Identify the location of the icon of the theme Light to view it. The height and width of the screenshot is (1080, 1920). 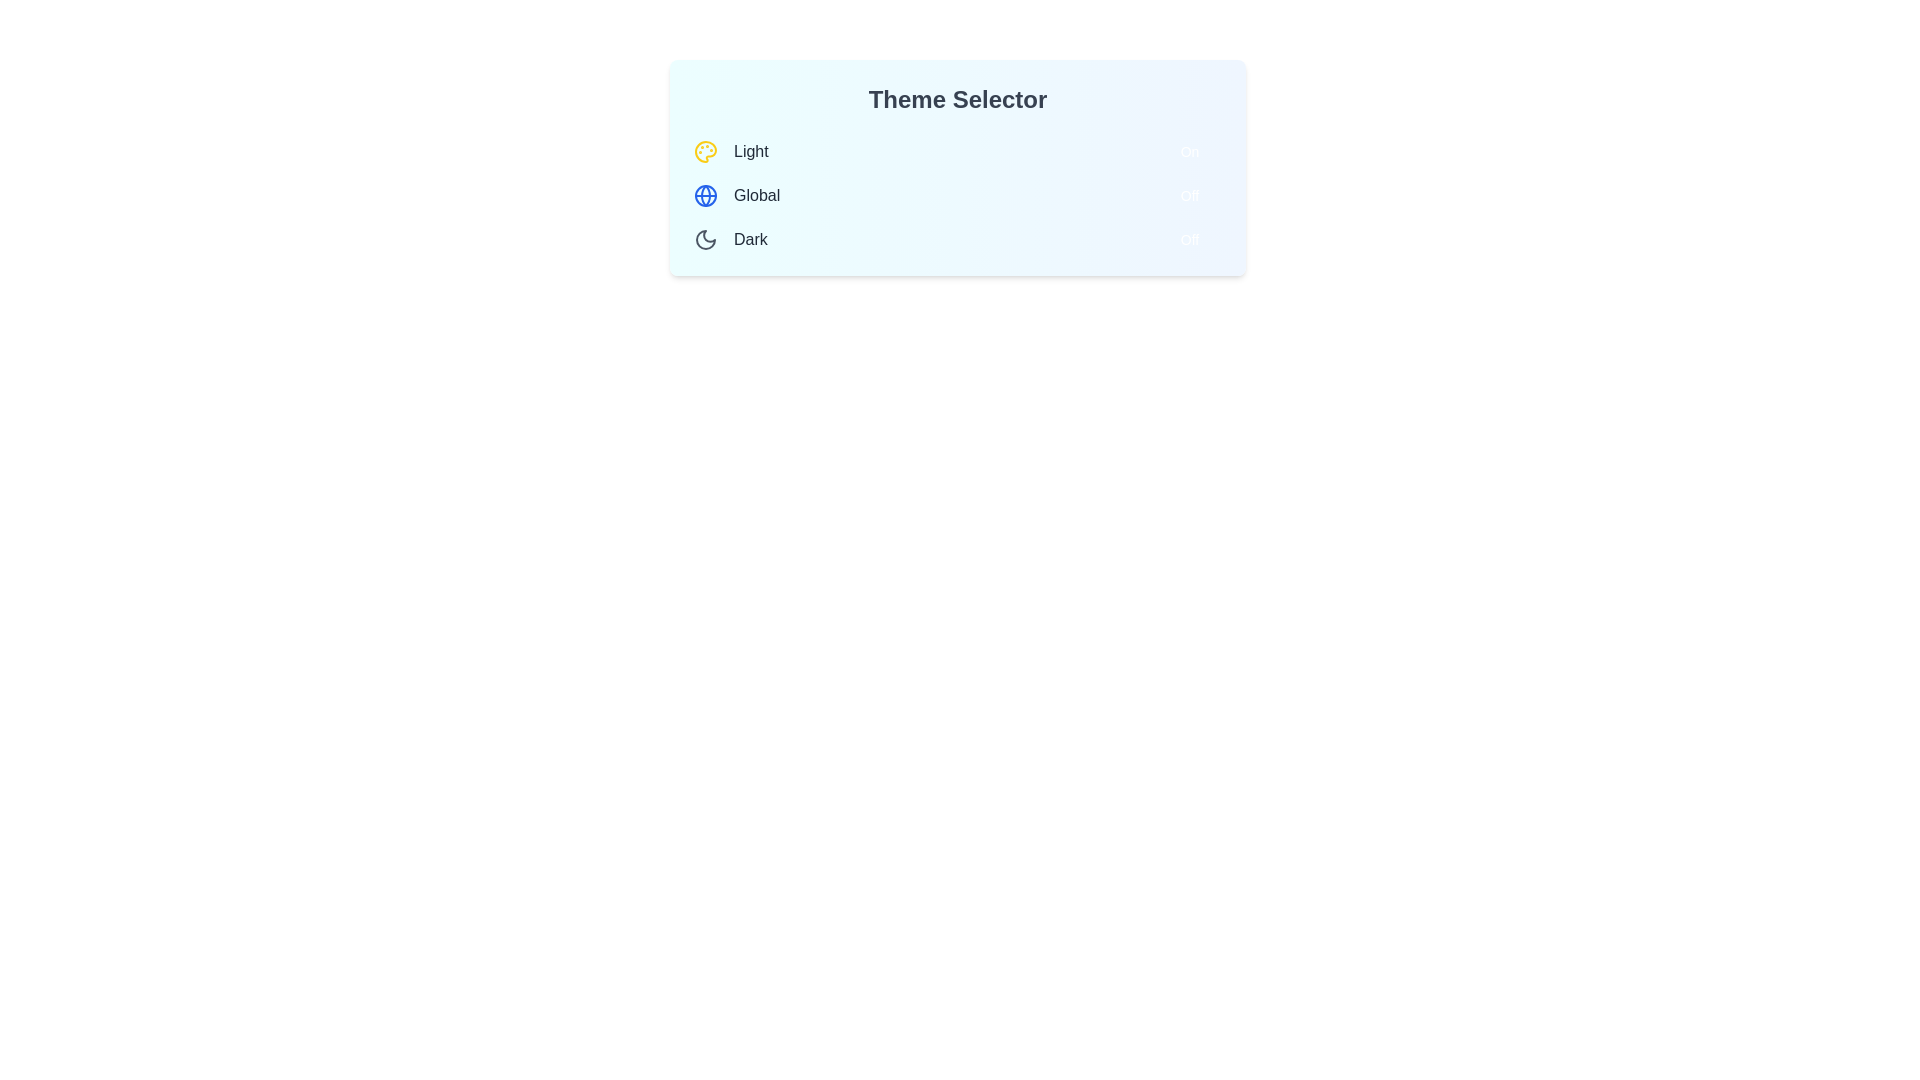
(705, 150).